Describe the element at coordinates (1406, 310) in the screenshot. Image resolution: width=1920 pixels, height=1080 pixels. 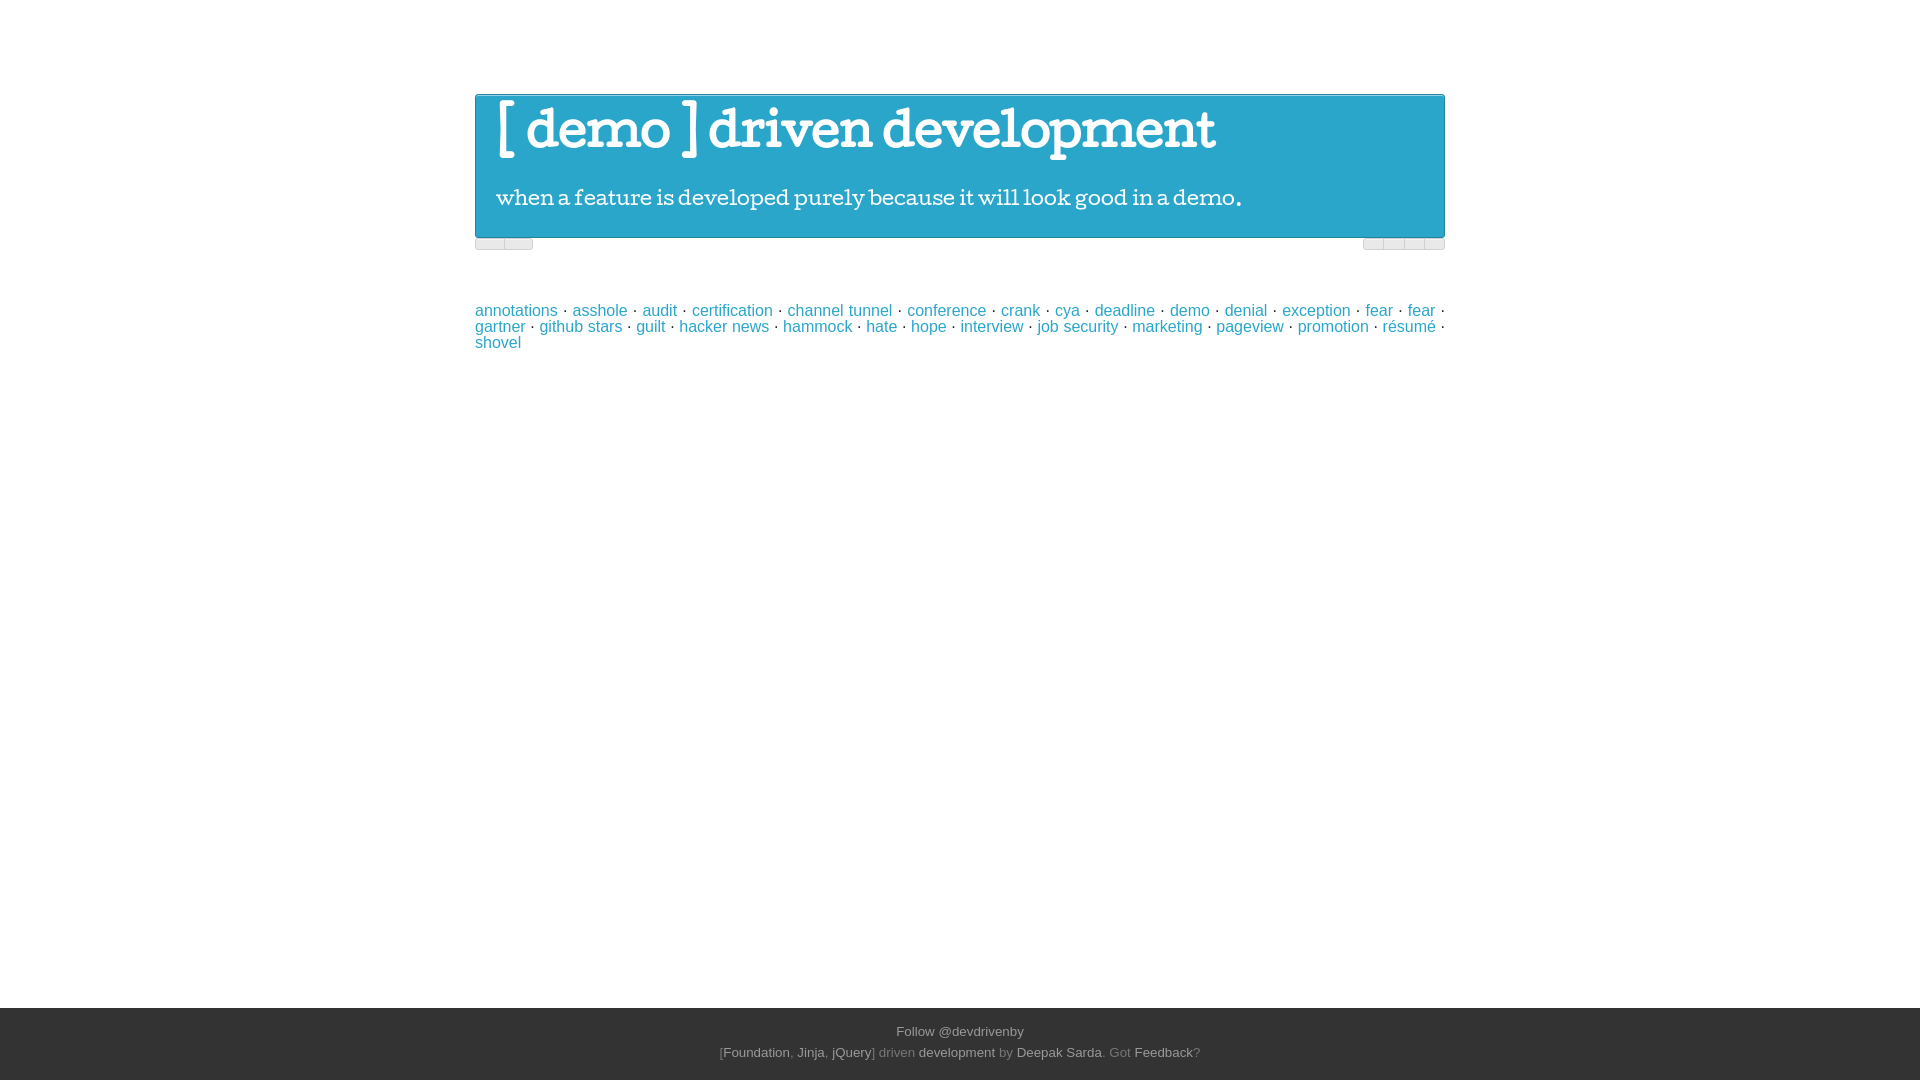
I see `'fear'` at that location.